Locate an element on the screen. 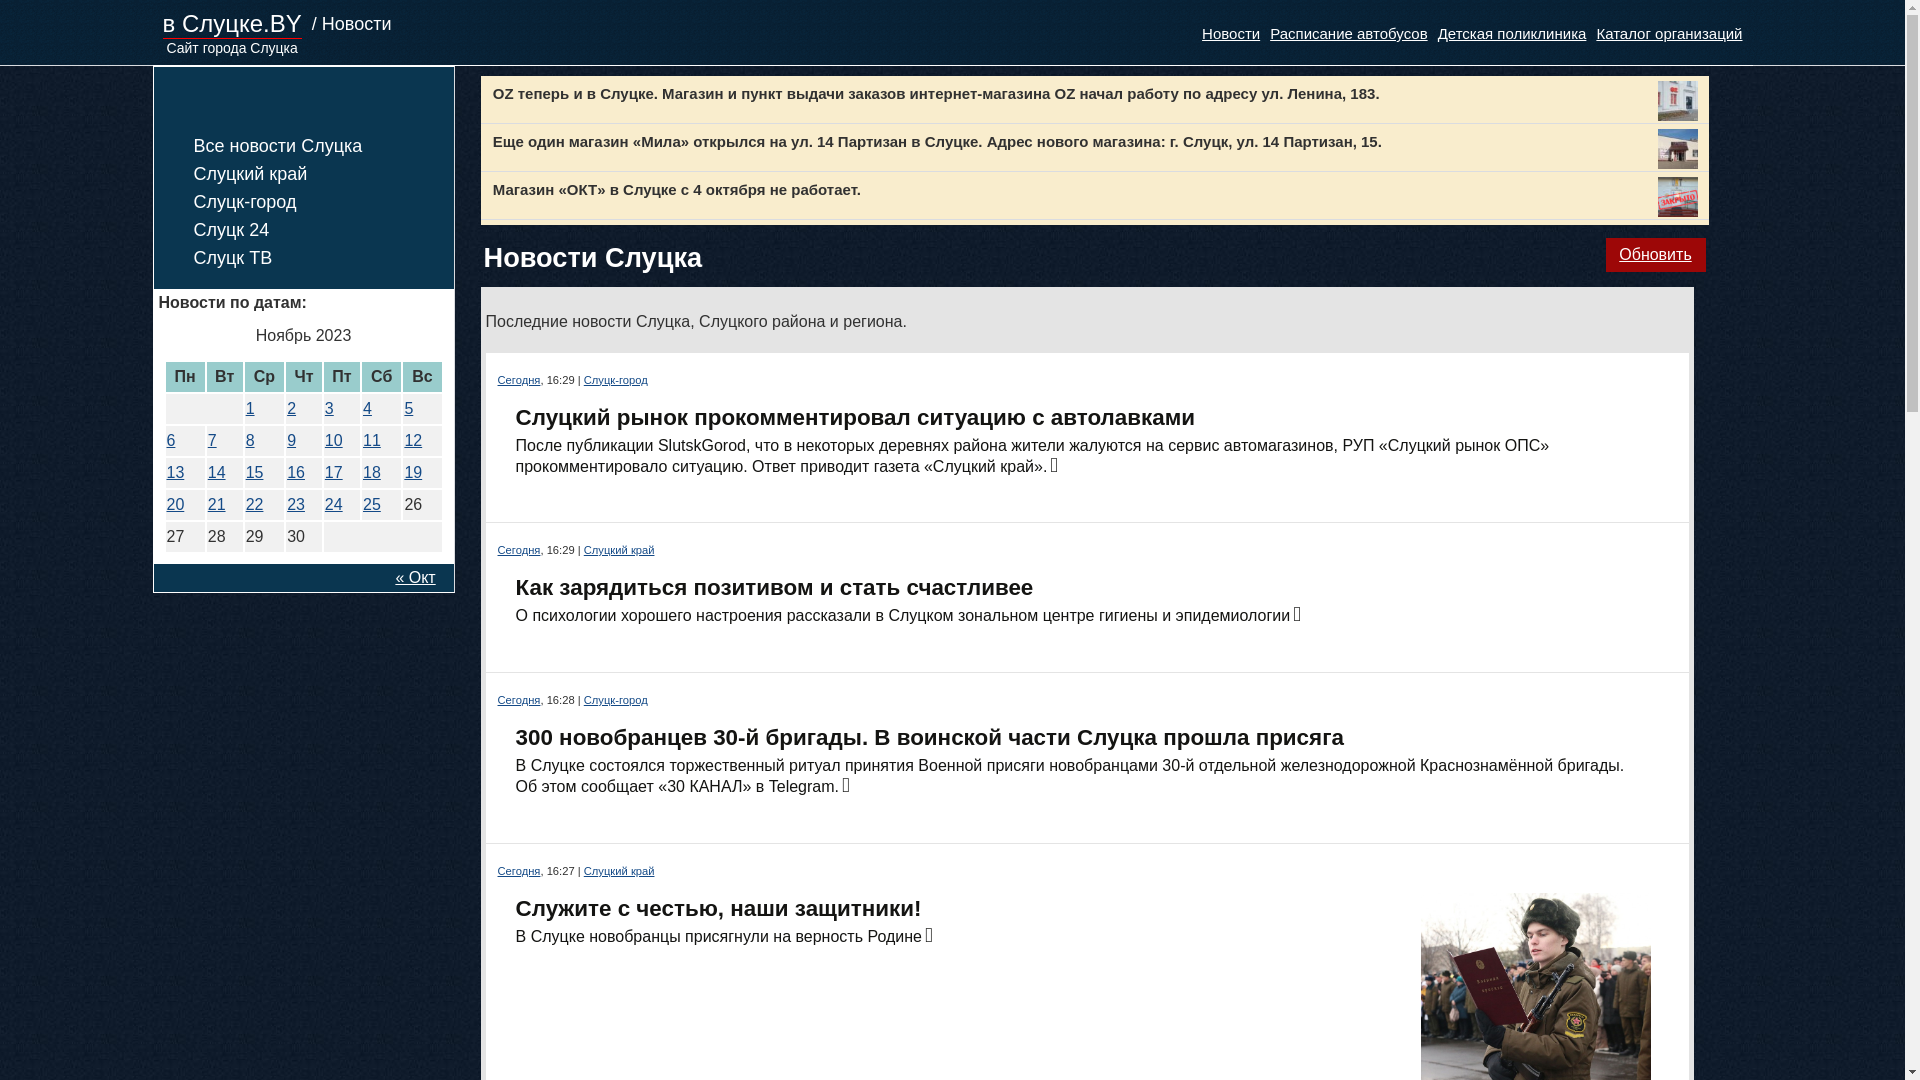 The height and width of the screenshot is (1080, 1920). '11' is located at coordinates (371, 439).